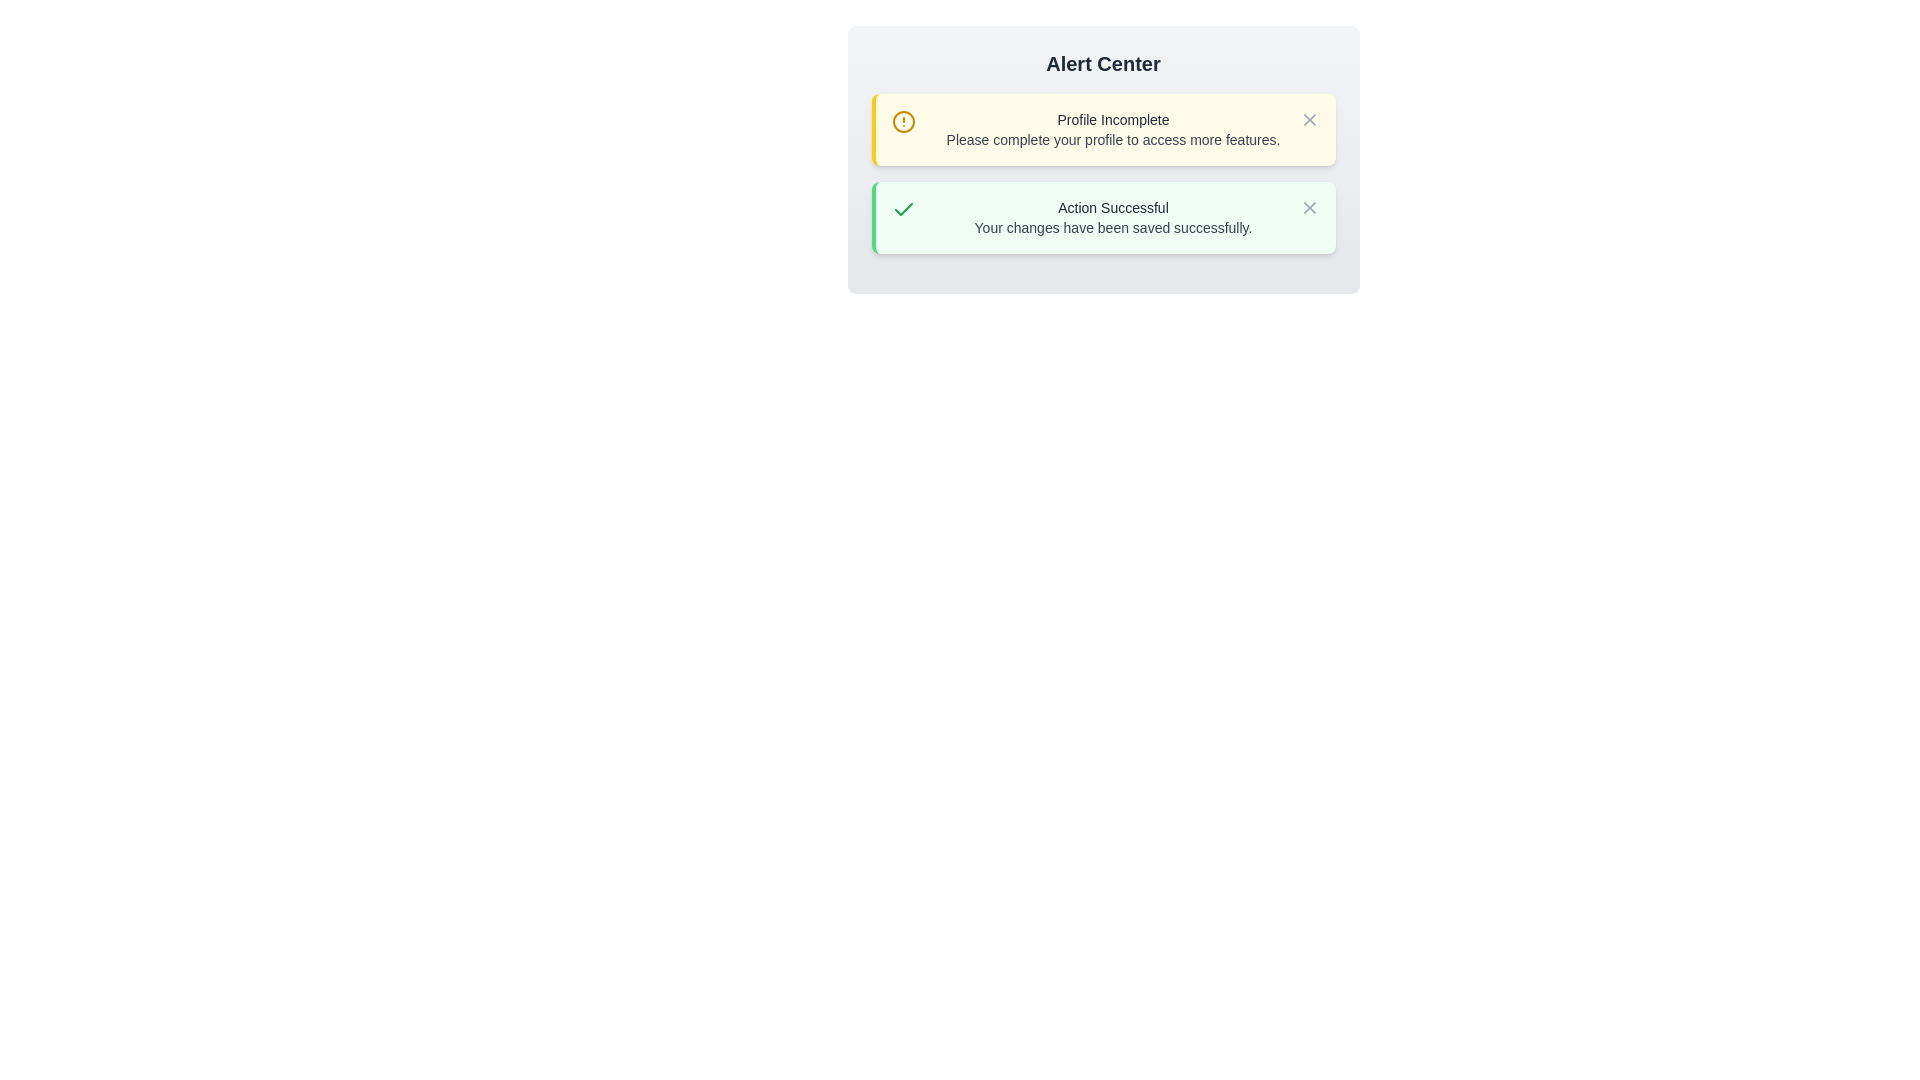 The width and height of the screenshot is (1920, 1080). What do you see at coordinates (1309, 119) in the screenshot?
I see `the dismiss button of the alert with title 'Profile Incomplete'` at bounding box center [1309, 119].